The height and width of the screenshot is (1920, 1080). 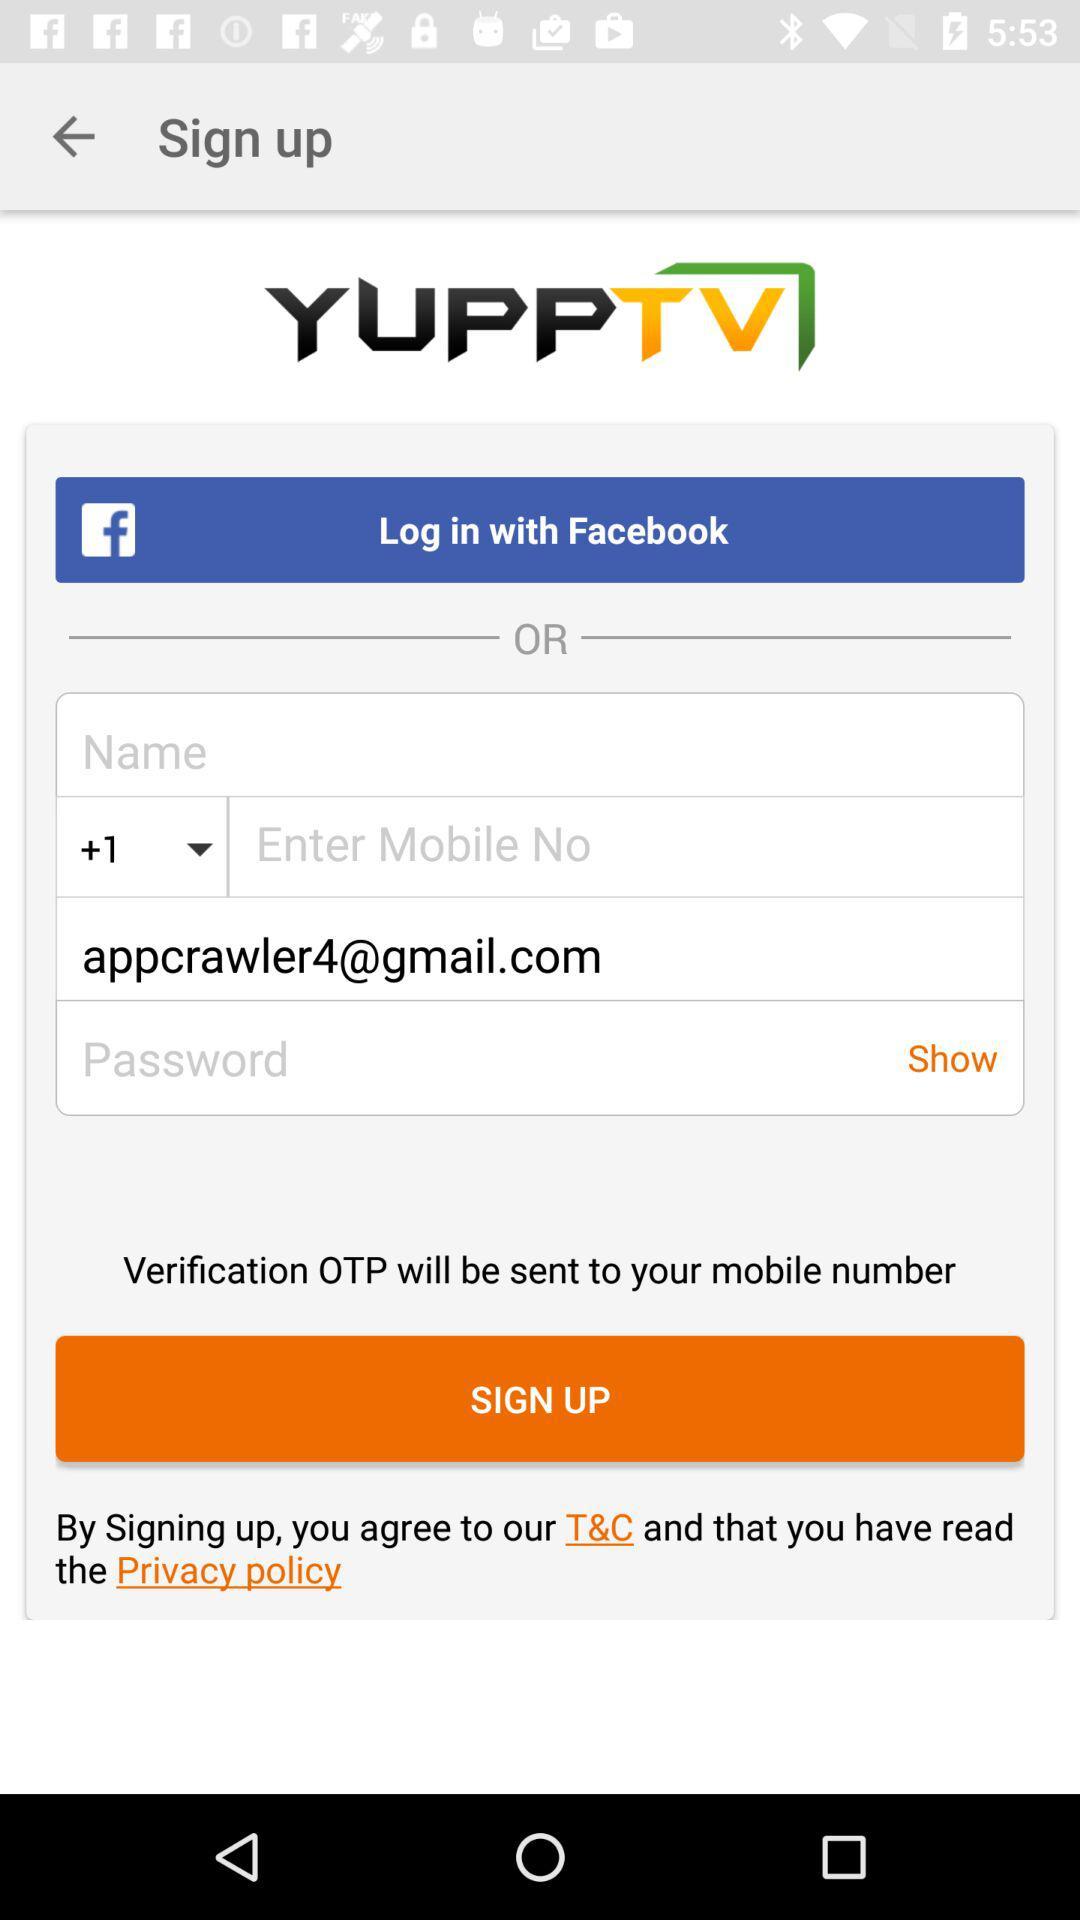 What do you see at coordinates (626, 848) in the screenshot?
I see `phone number` at bounding box center [626, 848].